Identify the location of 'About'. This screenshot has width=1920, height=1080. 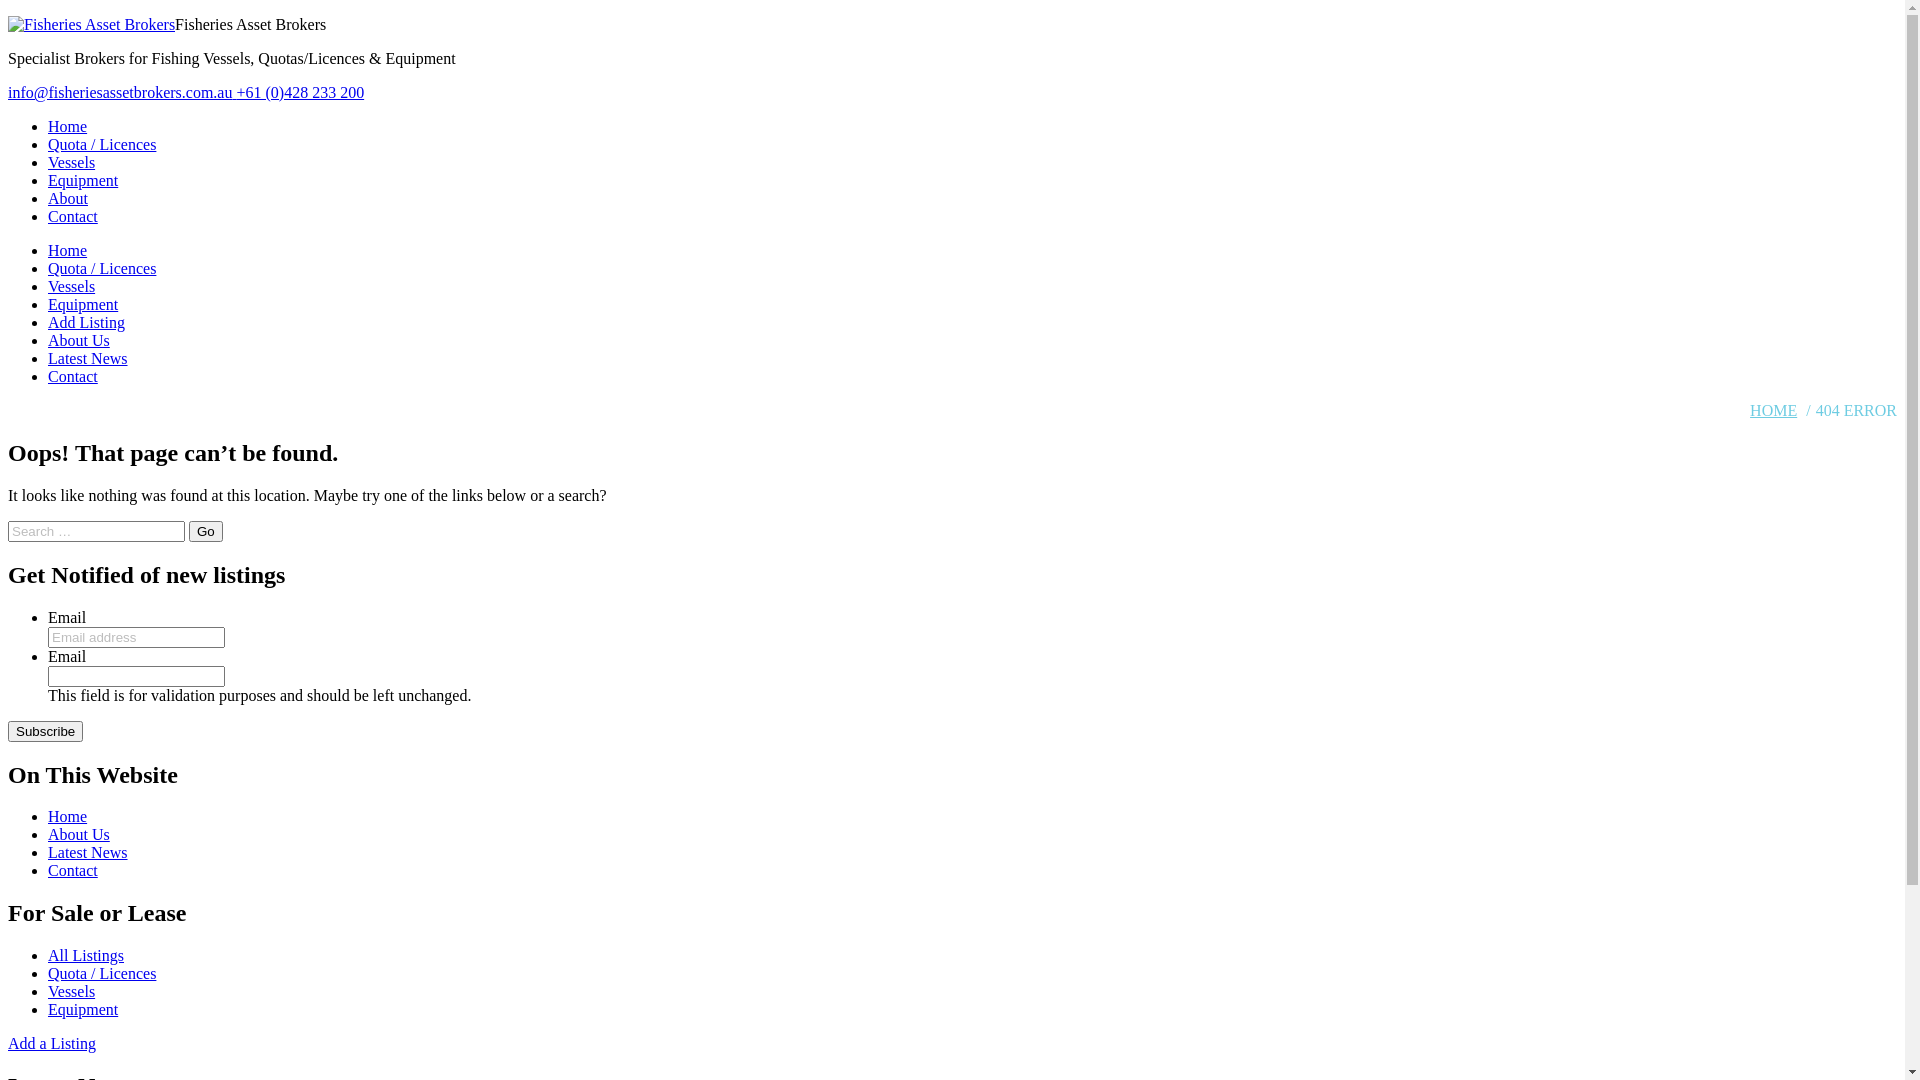
(48, 198).